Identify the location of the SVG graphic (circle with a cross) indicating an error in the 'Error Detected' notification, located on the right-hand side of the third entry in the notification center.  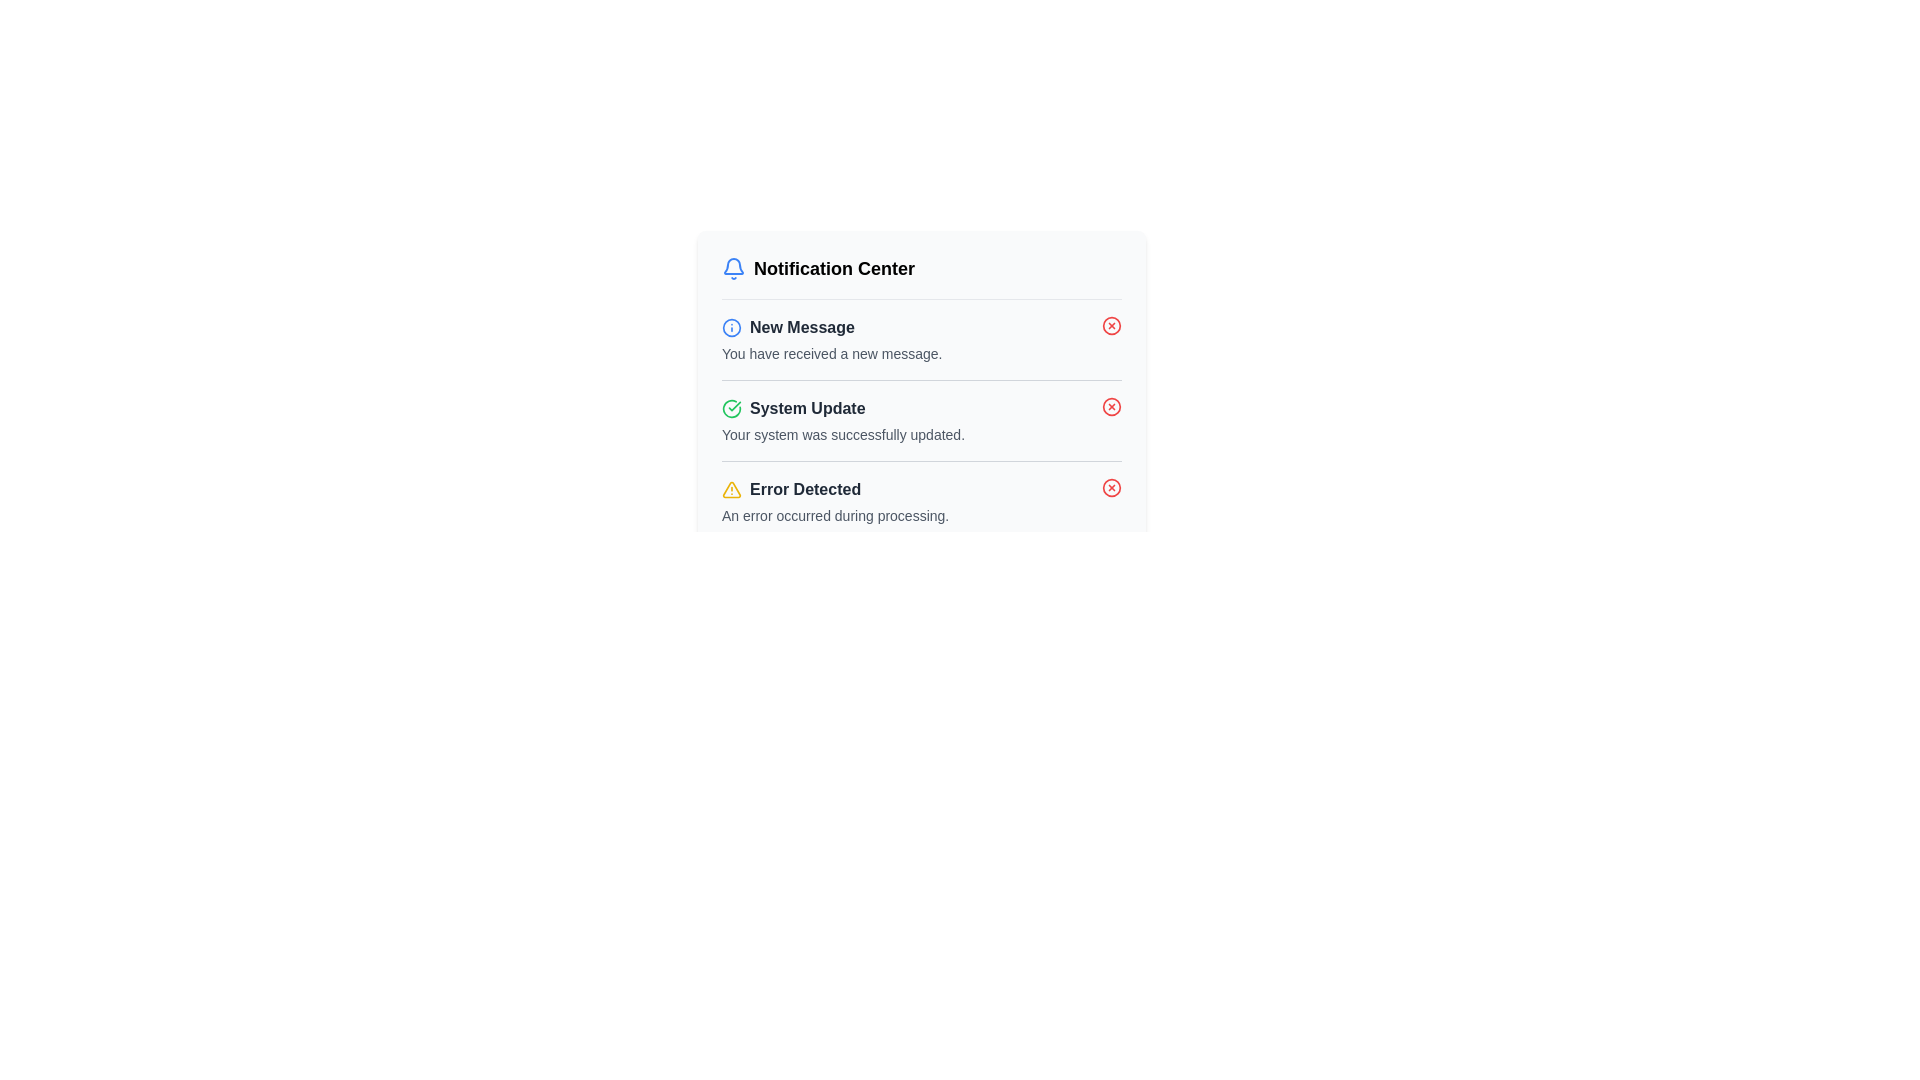
(1111, 488).